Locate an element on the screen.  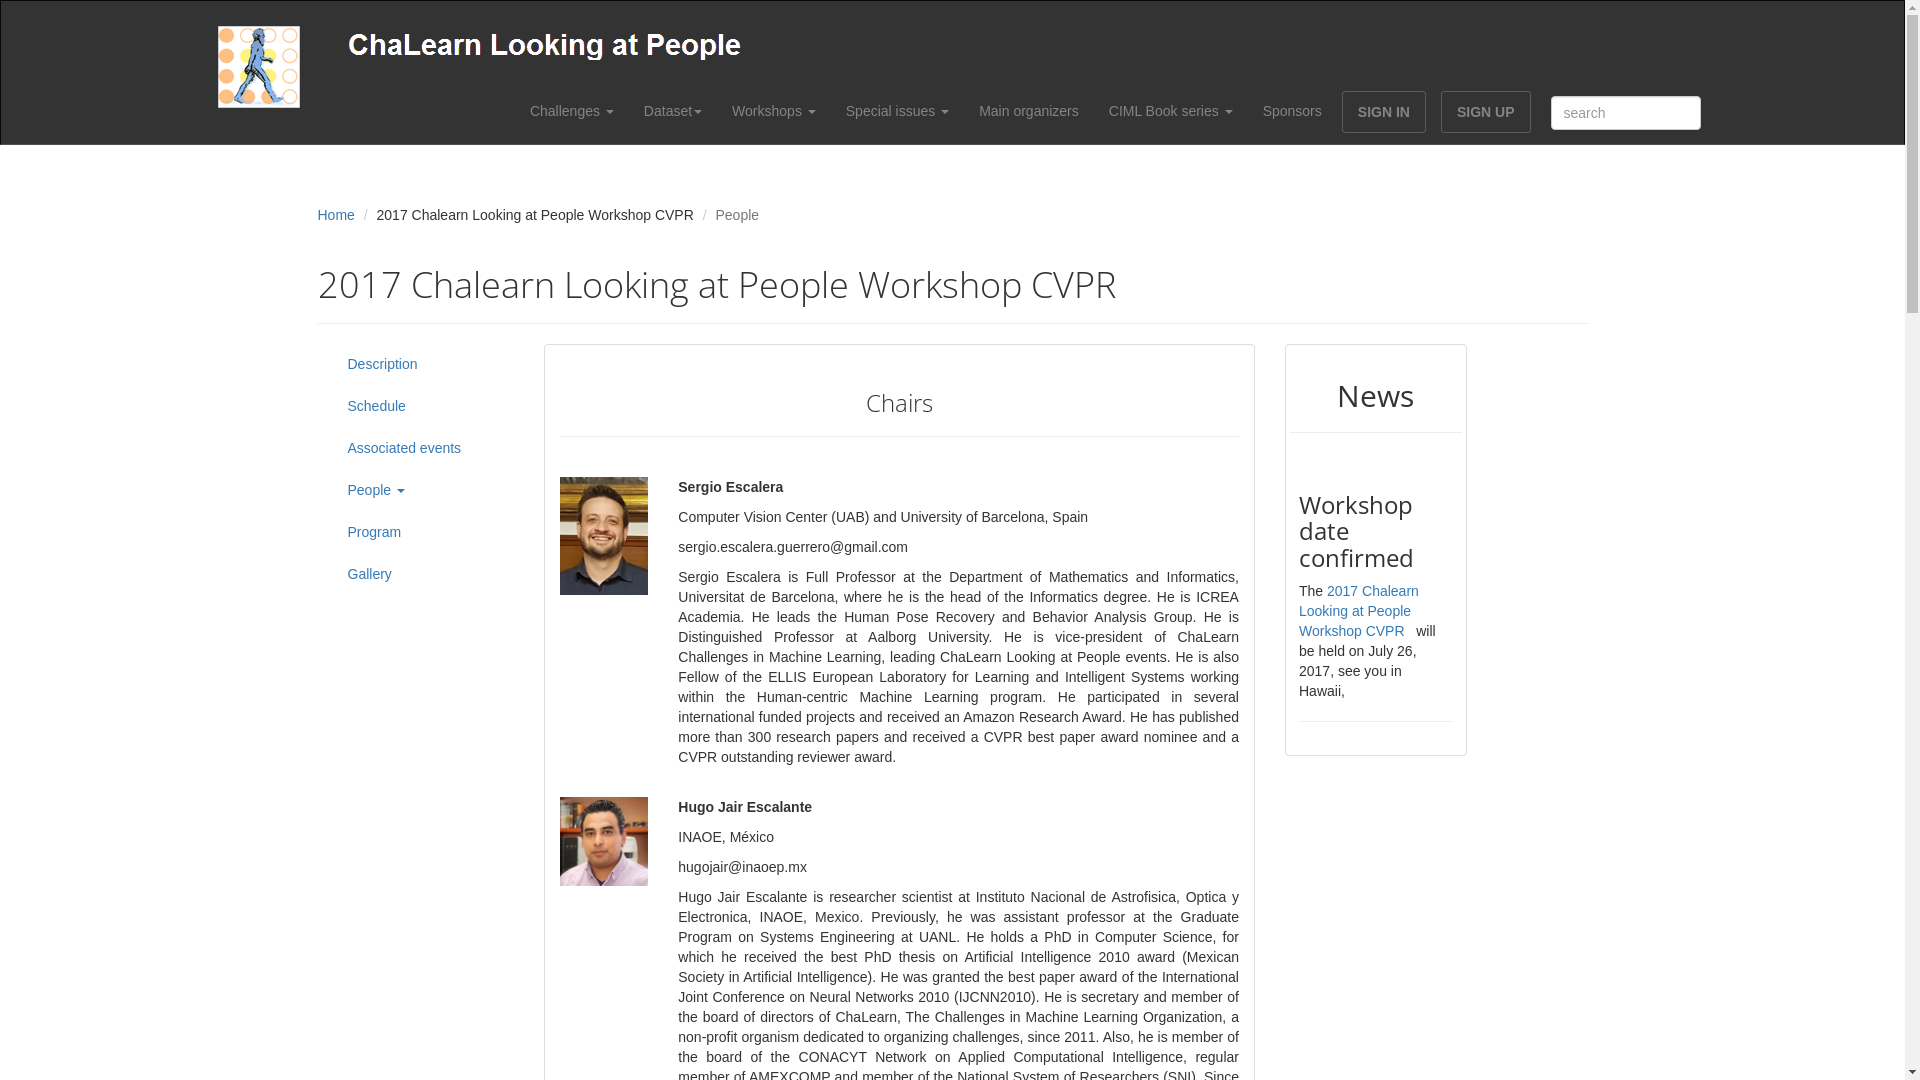
'2017 Chalearn Looking at People Workshop CVPR' is located at coordinates (1358, 609).